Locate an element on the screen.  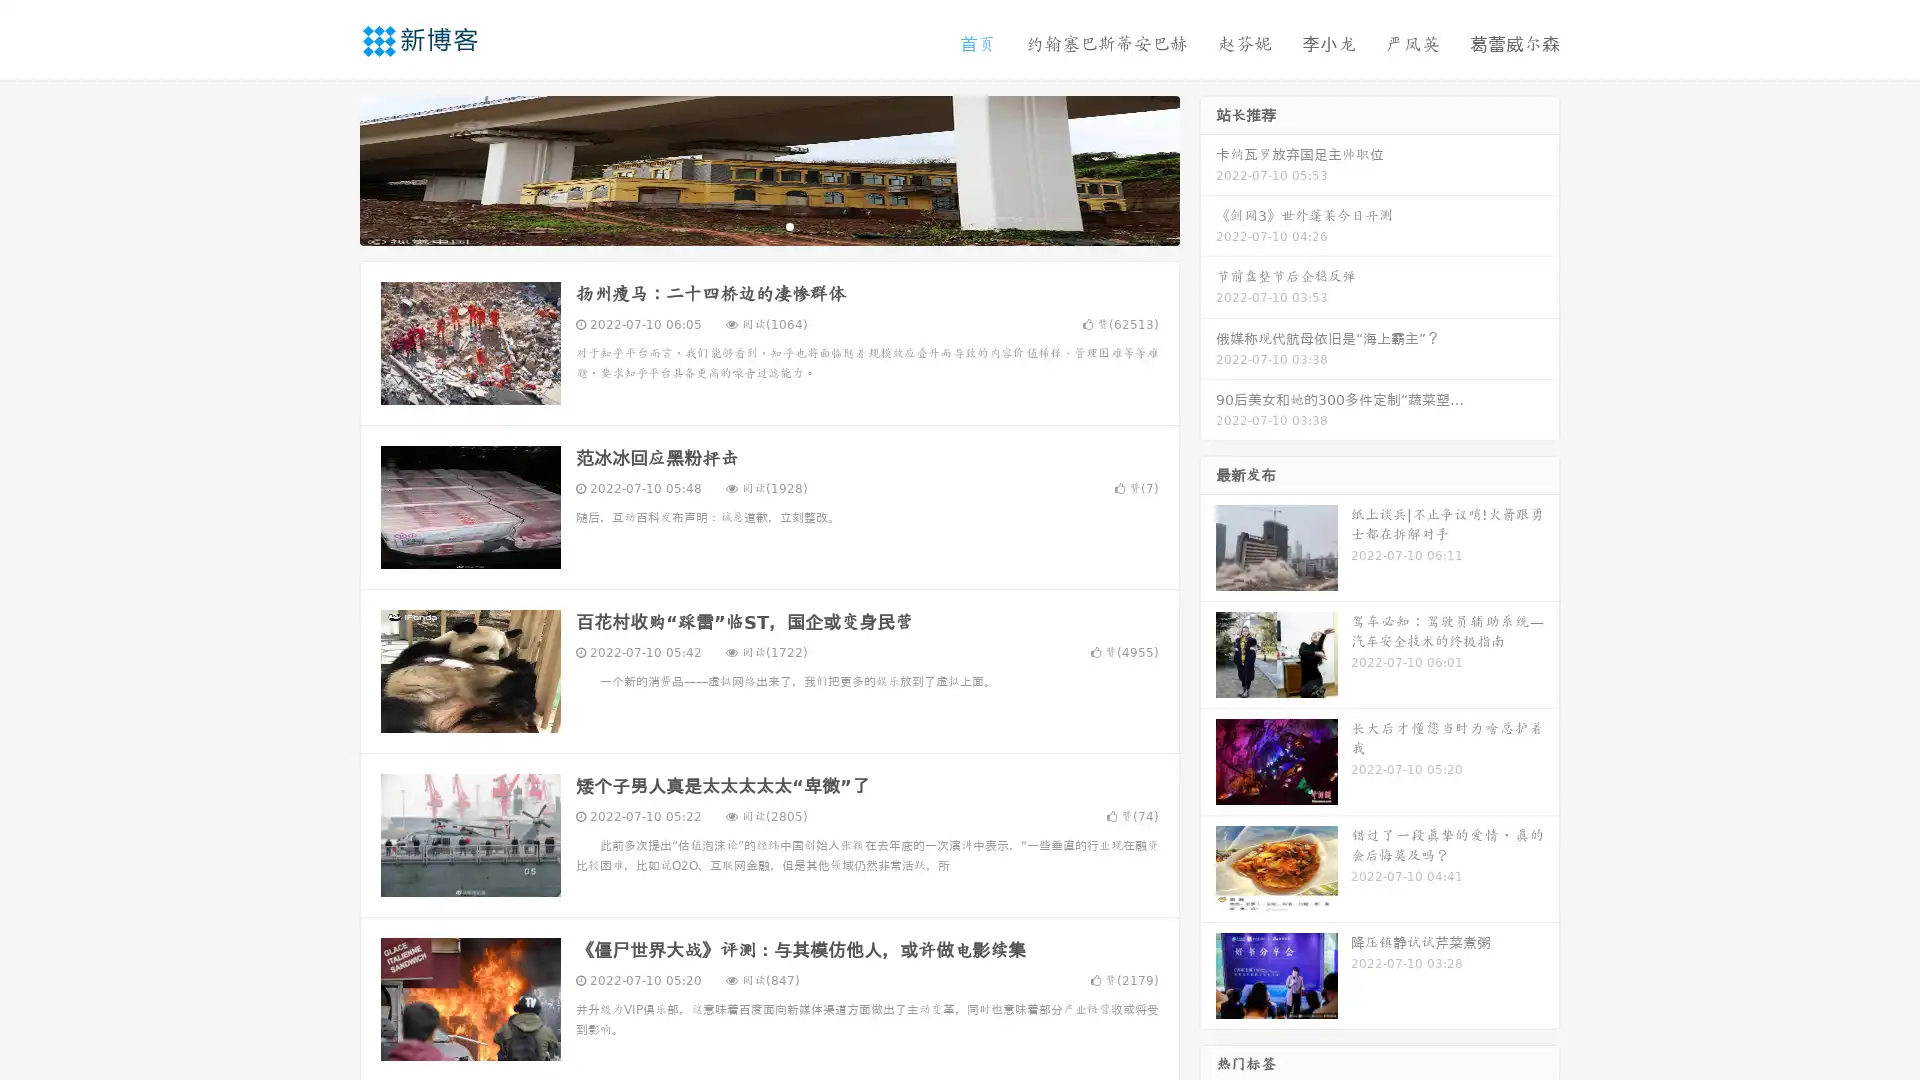
Go to slide 1 is located at coordinates (748, 225).